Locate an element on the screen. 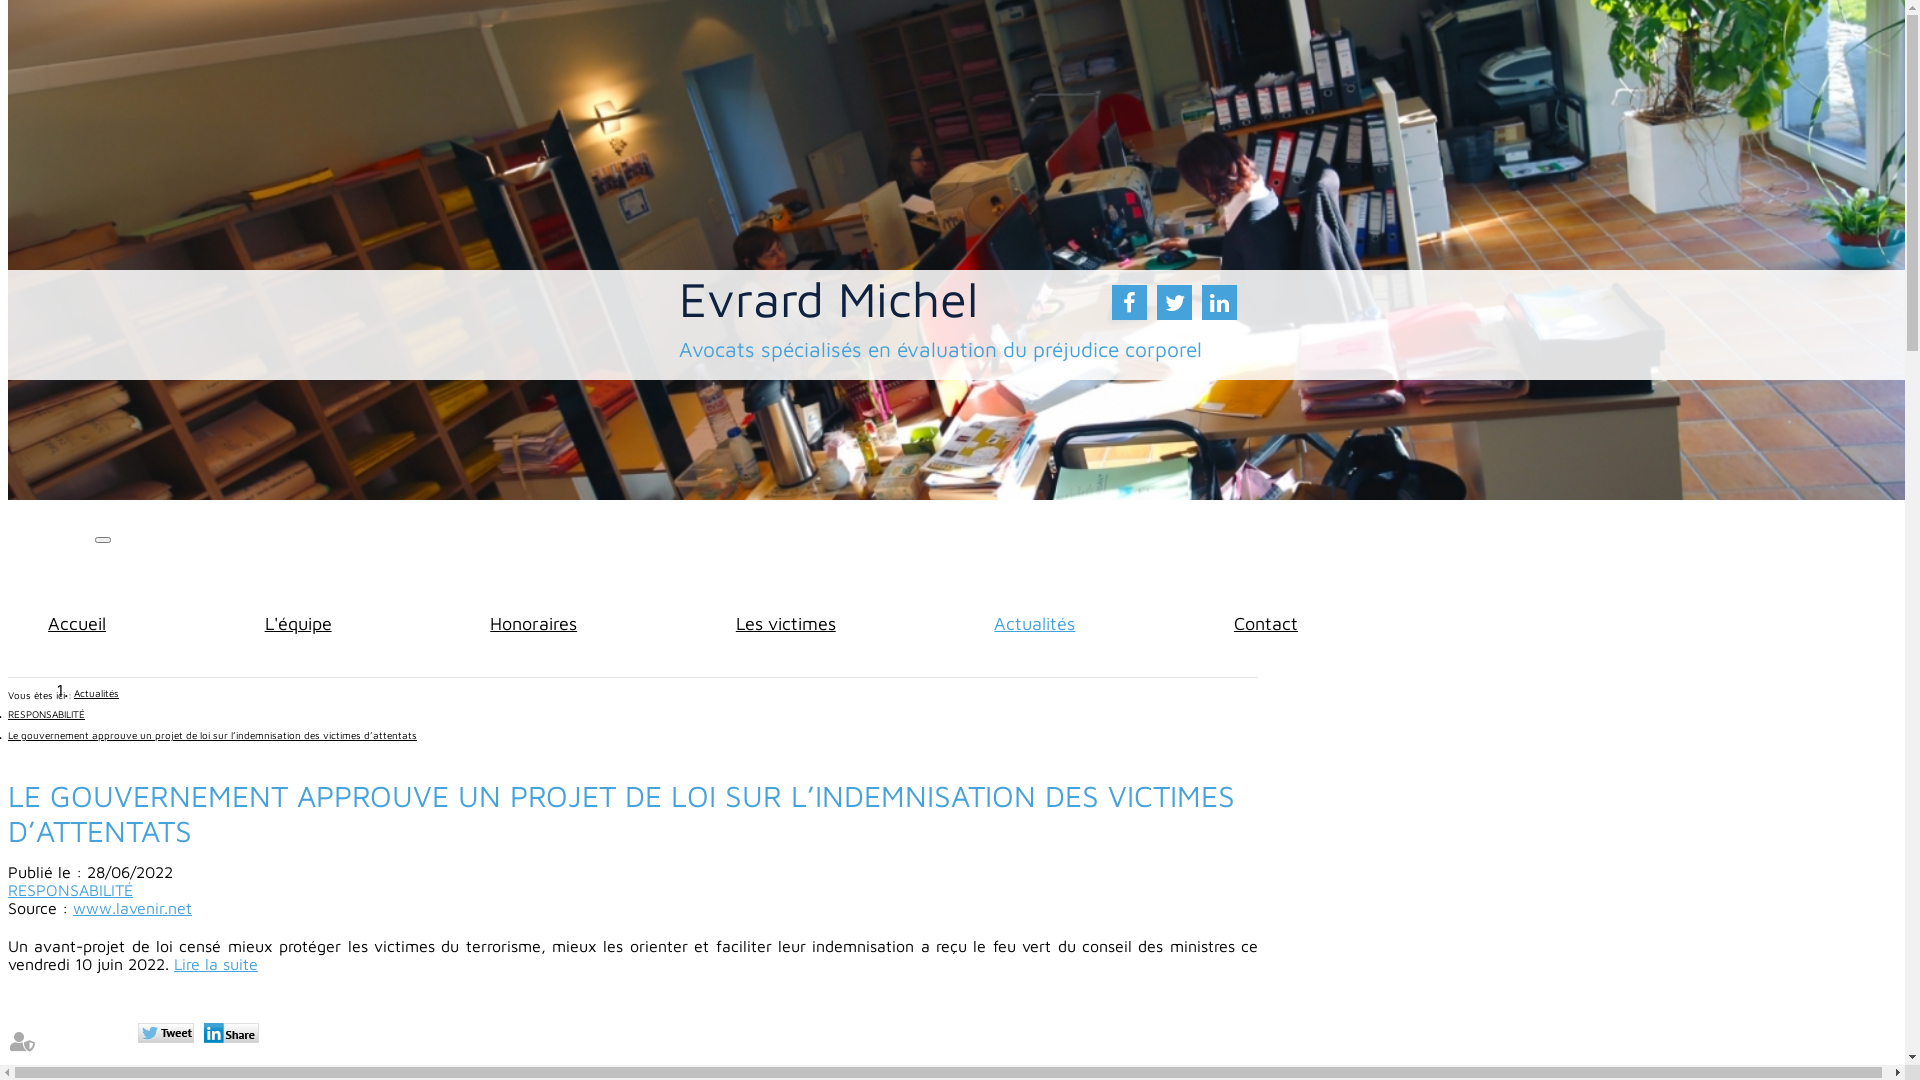 Image resolution: width=1920 pixels, height=1080 pixels. 'facebook' is located at coordinates (1129, 302).